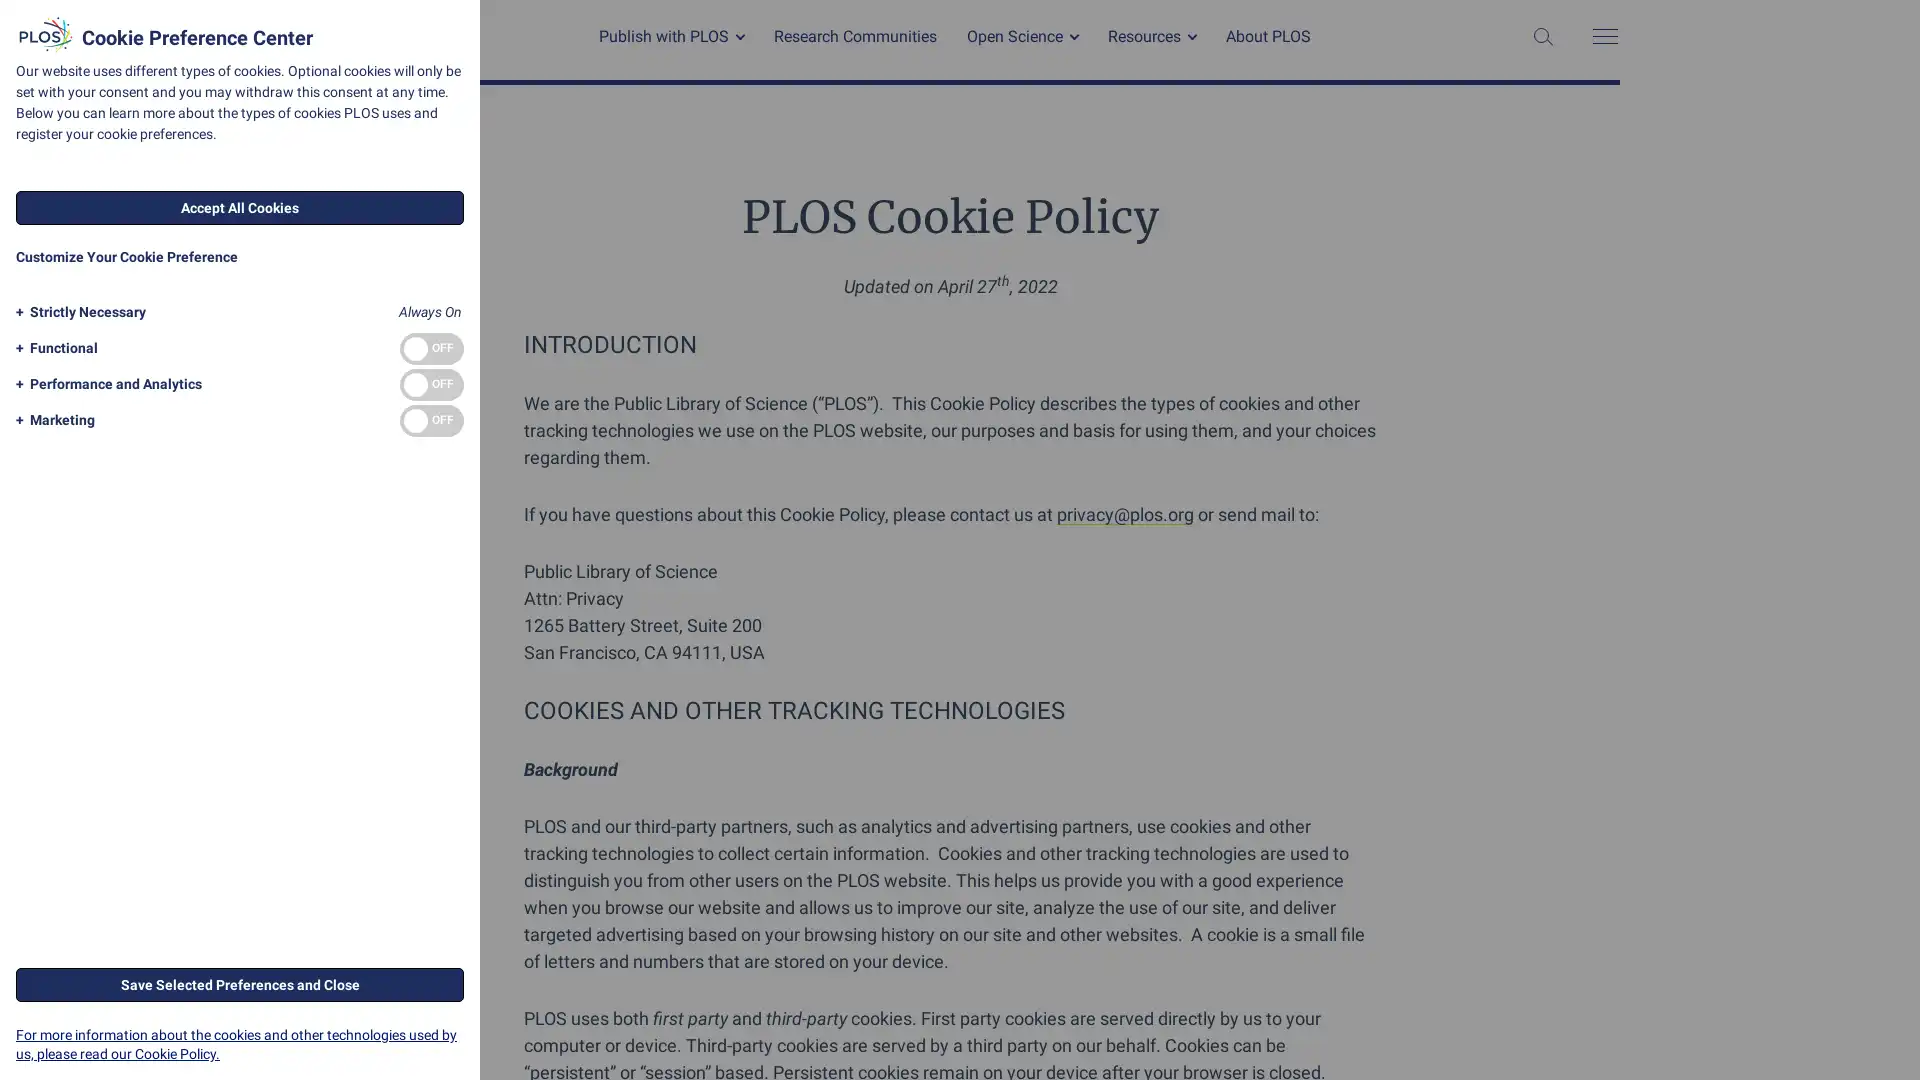 The width and height of the screenshot is (1920, 1080). I want to click on Toggle explanation of Functional Cookies., so click(53, 347).